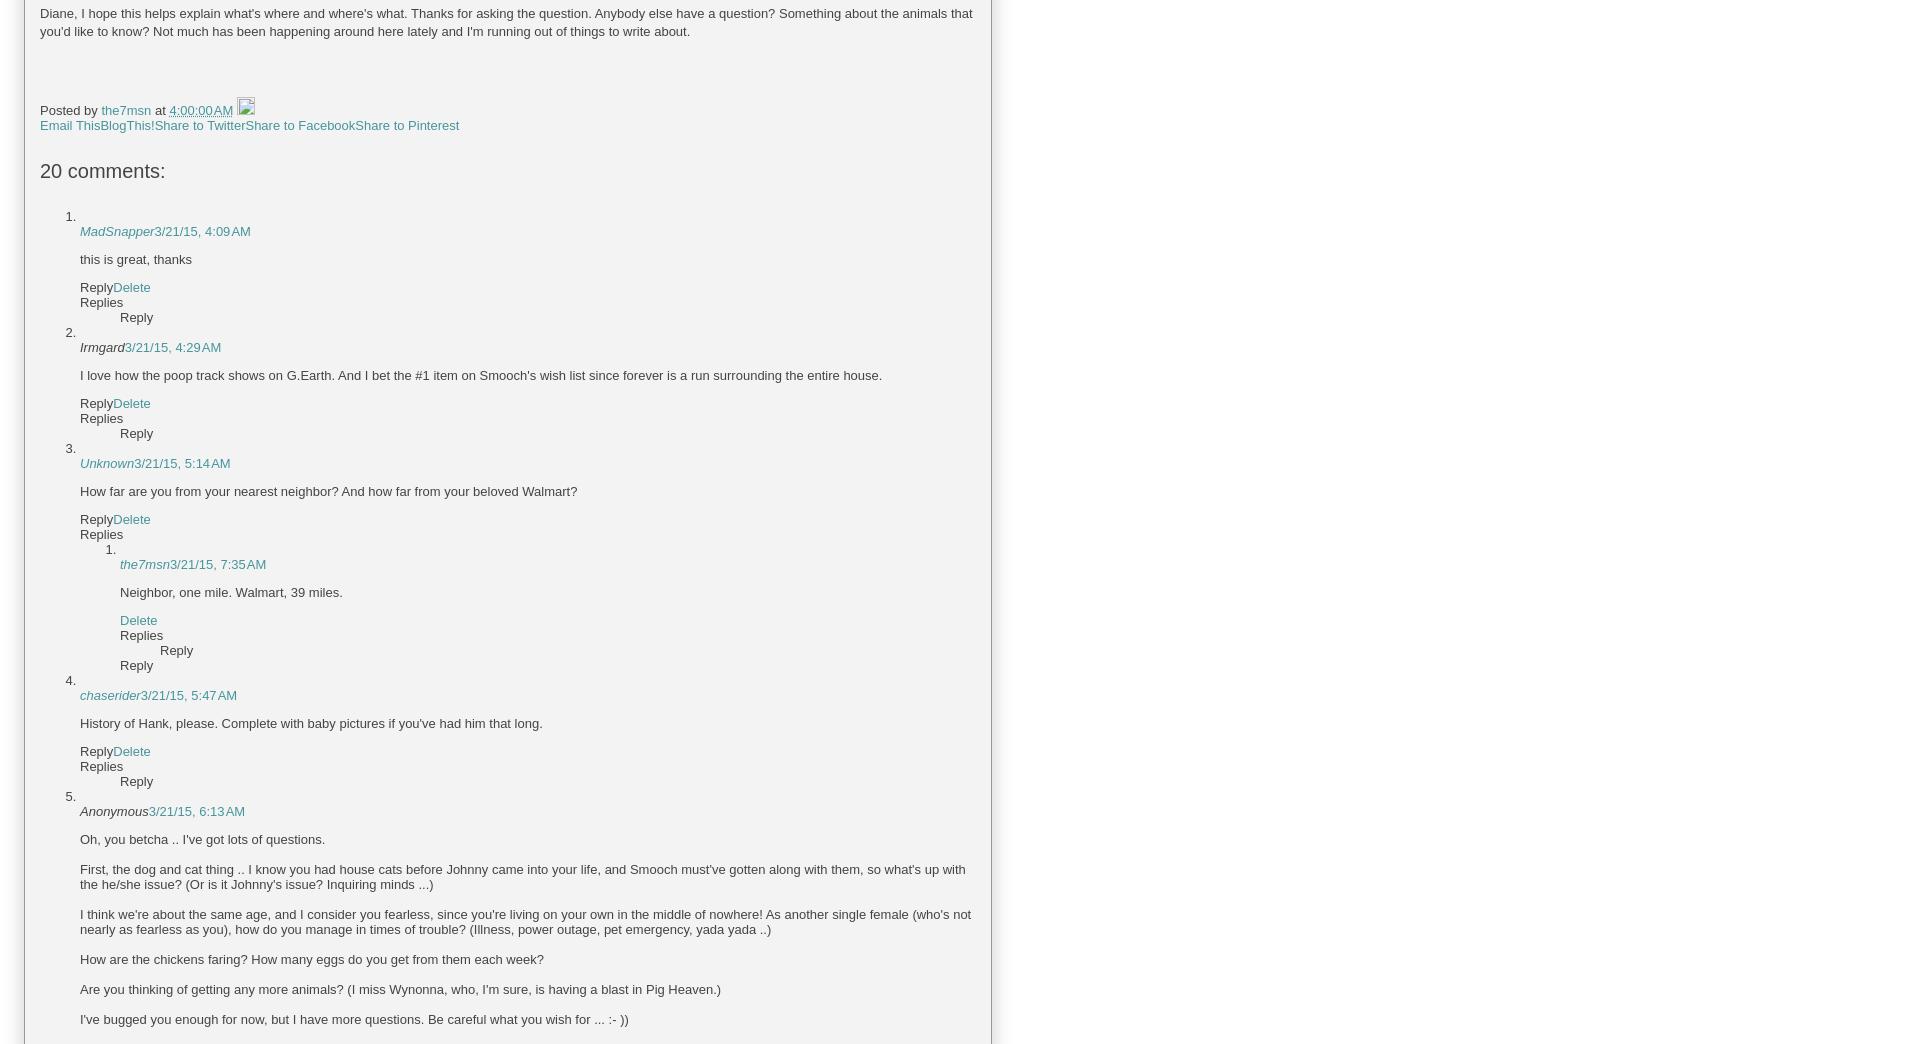 The width and height of the screenshot is (1908, 1044). What do you see at coordinates (160, 110) in the screenshot?
I see `'at'` at bounding box center [160, 110].